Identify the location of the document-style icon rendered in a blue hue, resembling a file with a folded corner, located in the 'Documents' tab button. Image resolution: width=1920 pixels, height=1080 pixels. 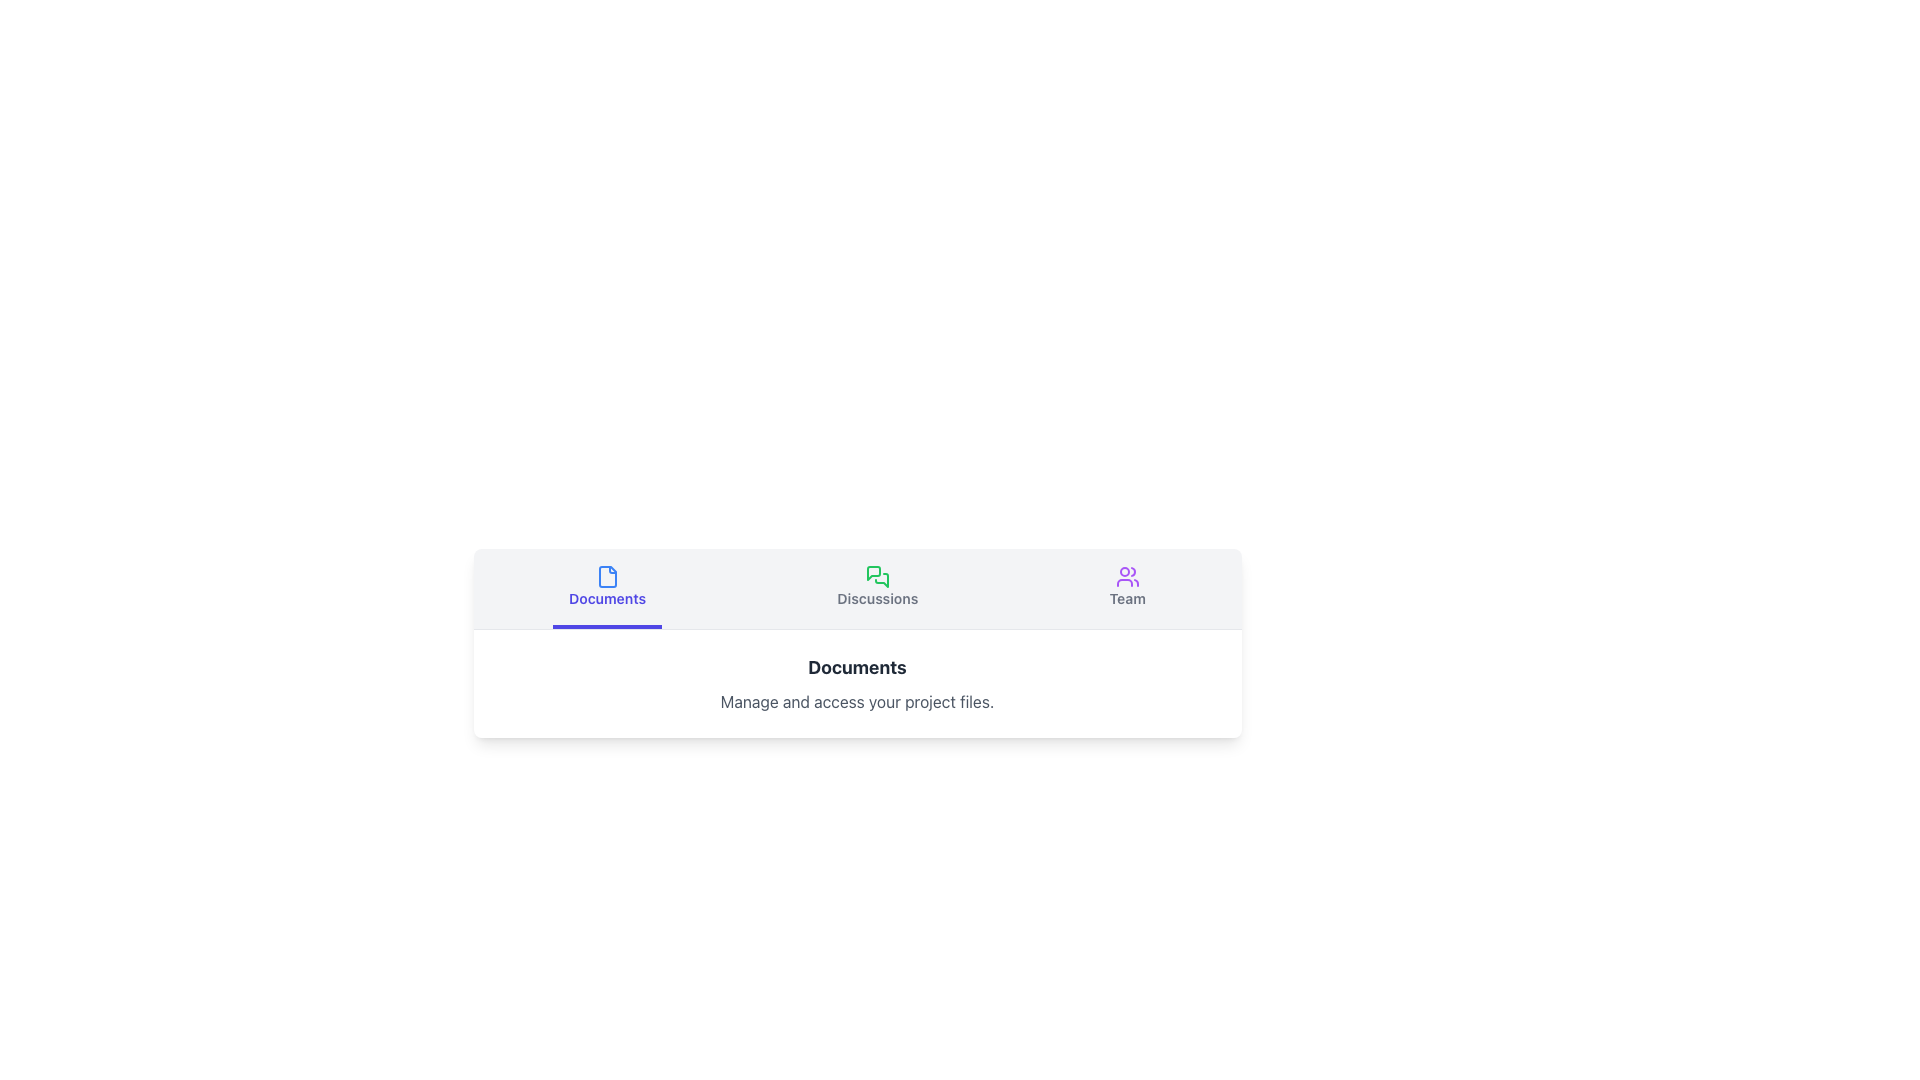
(606, 576).